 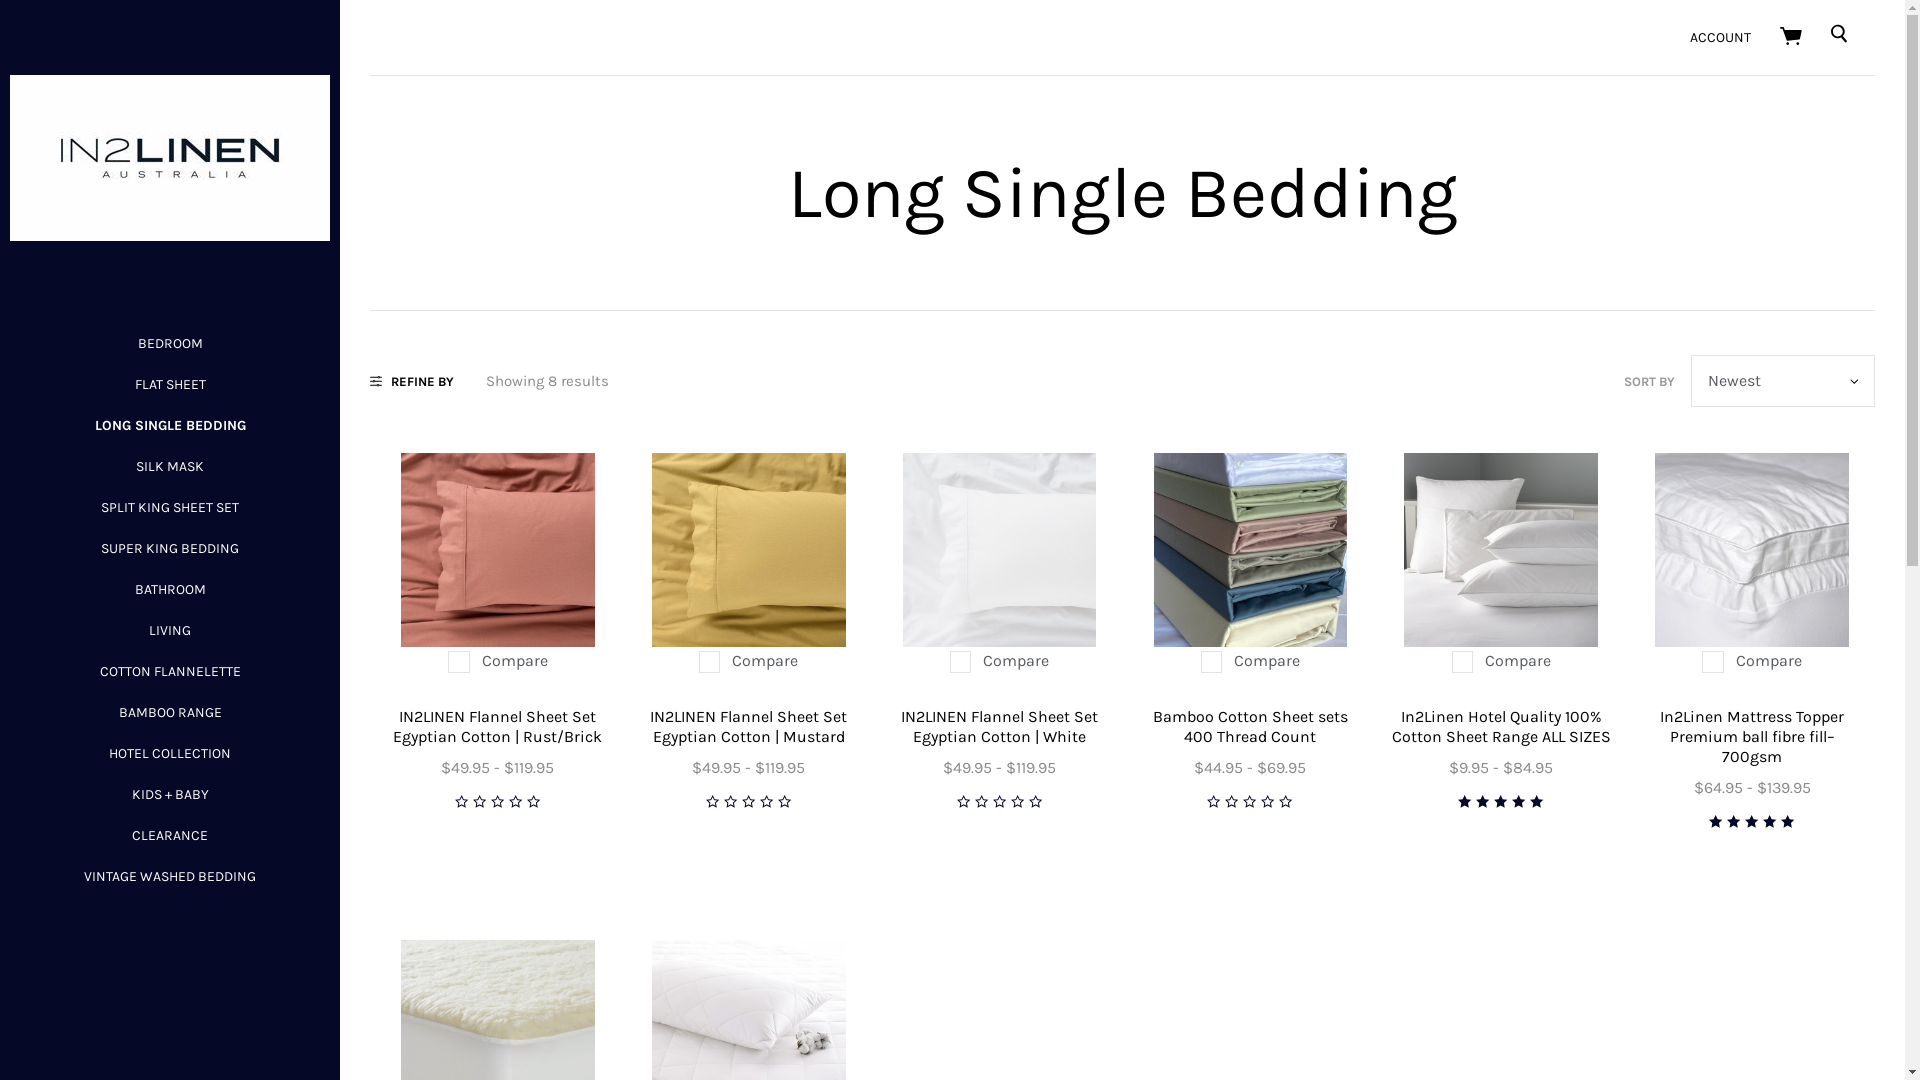 I want to click on 'LONG SINGLE BEDDING', so click(x=169, y=424).